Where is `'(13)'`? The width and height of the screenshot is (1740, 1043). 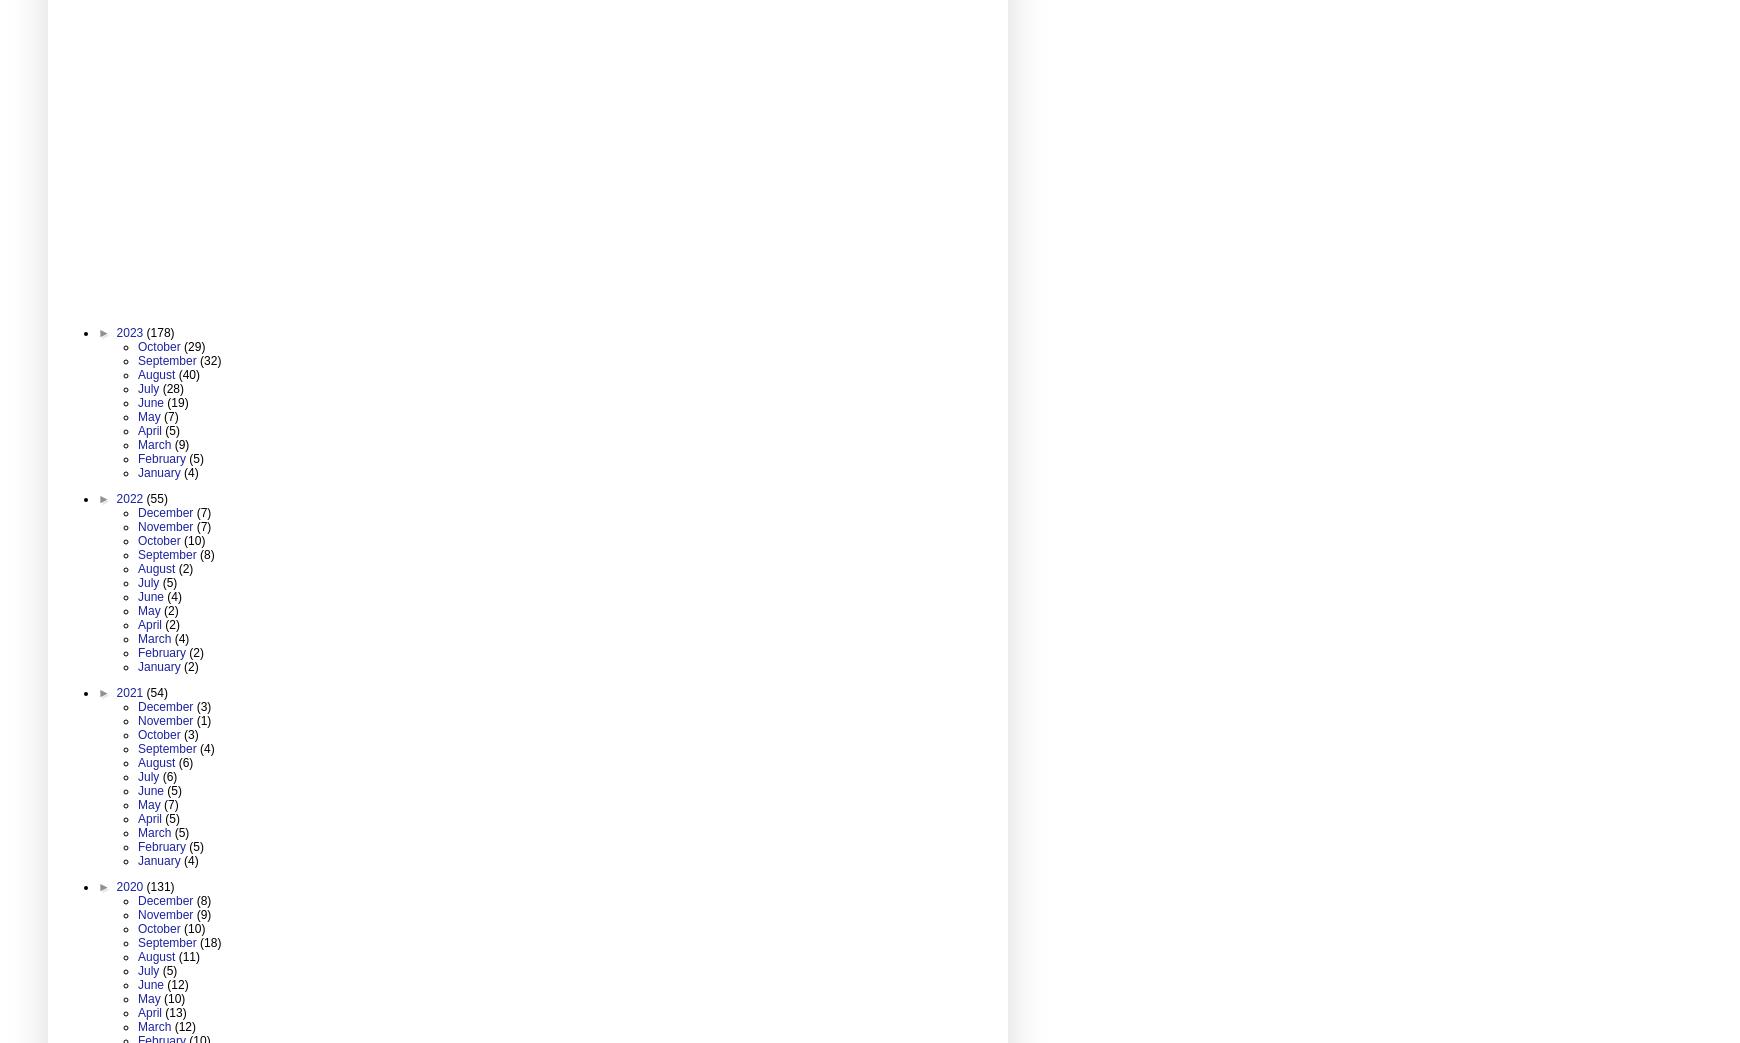 '(13)' is located at coordinates (174, 1012).